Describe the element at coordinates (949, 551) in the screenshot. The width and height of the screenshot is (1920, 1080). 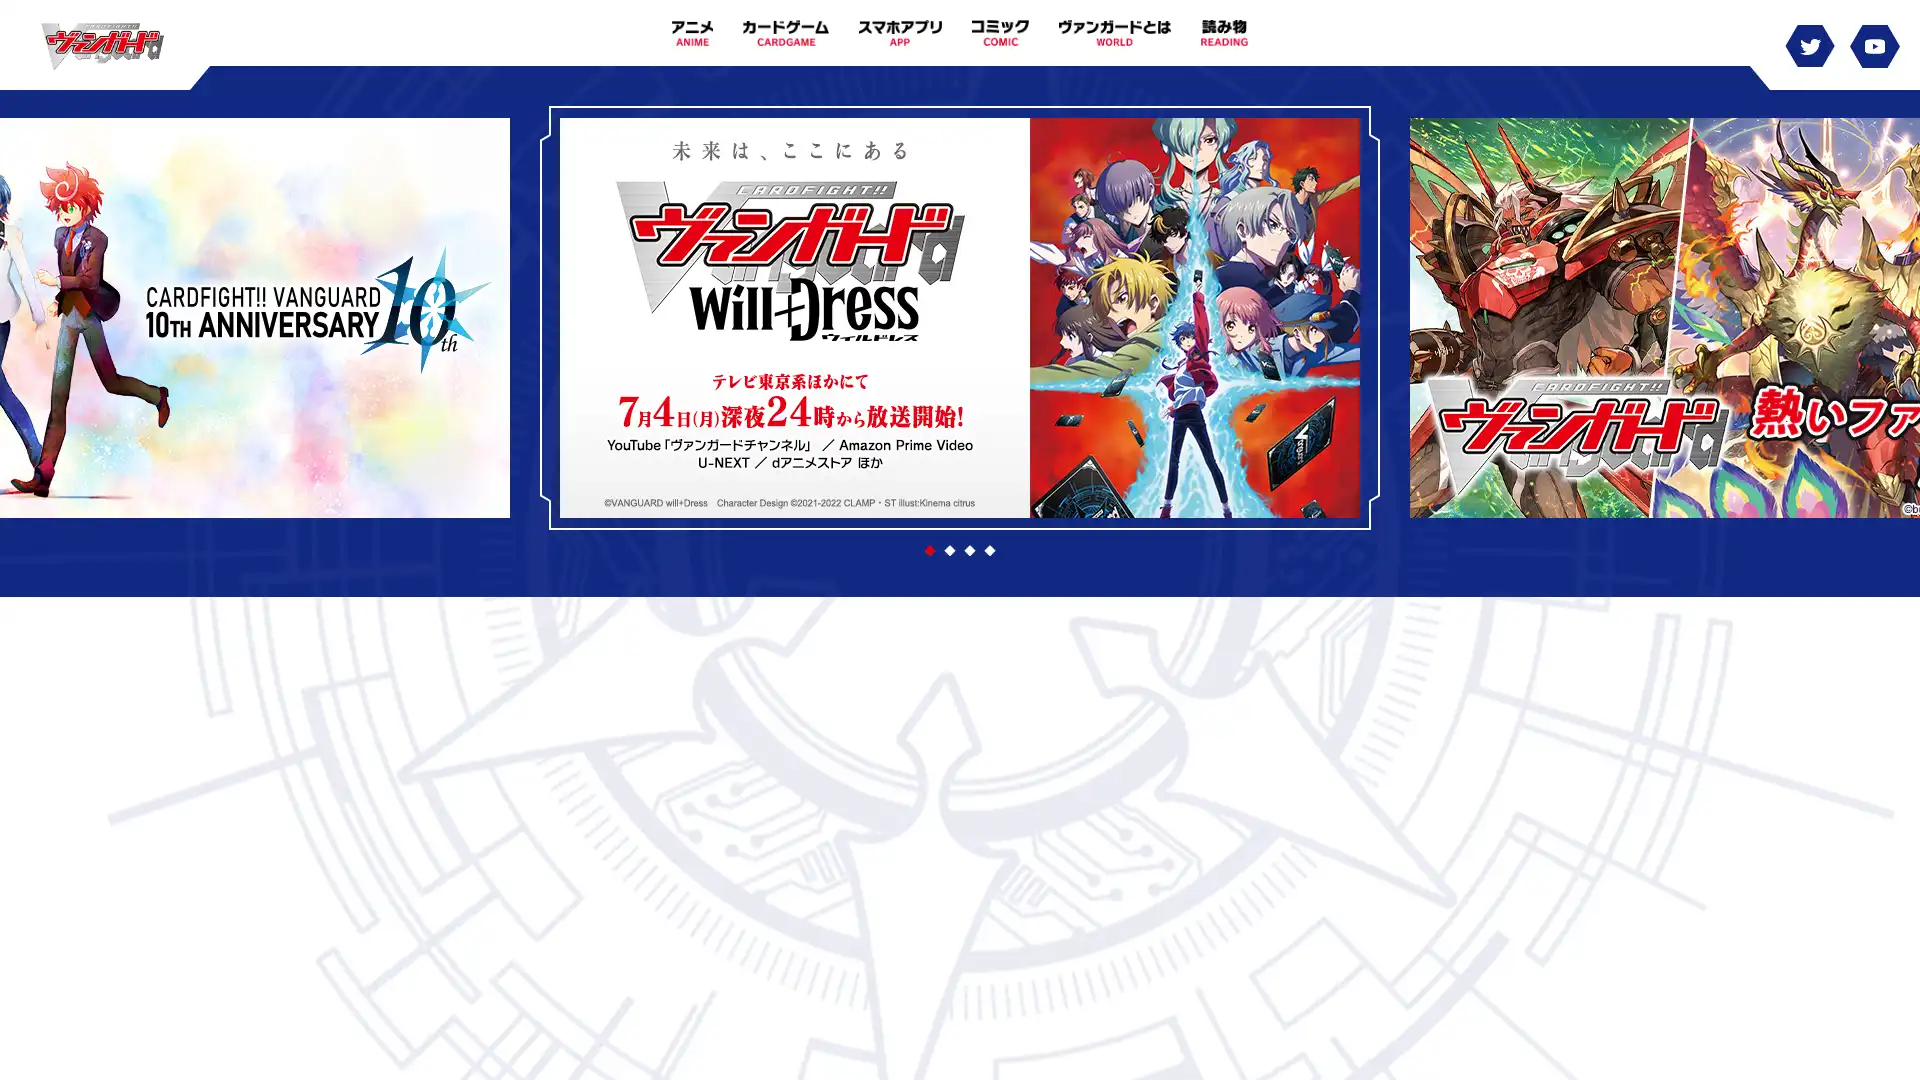
I see `Go to slide 2` at that location.